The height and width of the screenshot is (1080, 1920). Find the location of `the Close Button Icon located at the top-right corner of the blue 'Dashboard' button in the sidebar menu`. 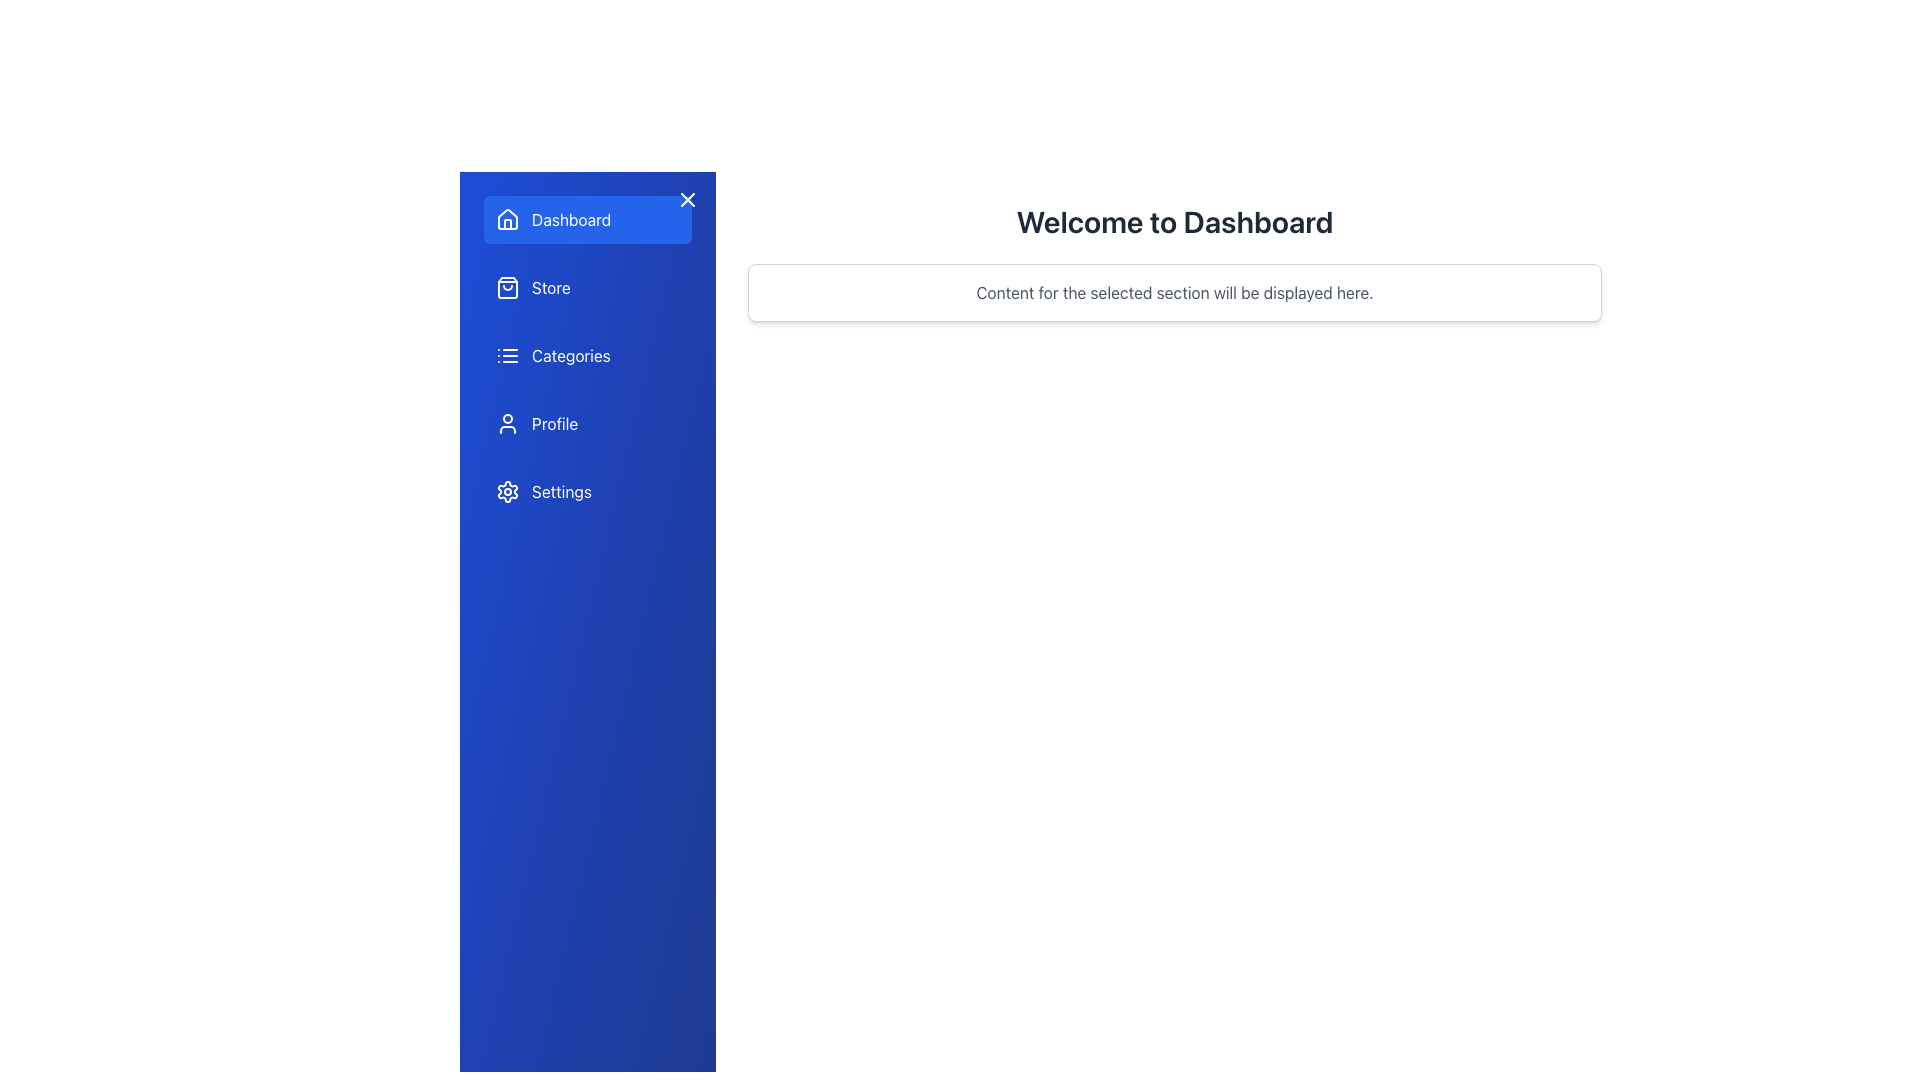

the Close Button Icon located at the top-right corner of the blue 'Dashboard' button in the sidebar menu is located at coordinates (687, 200).